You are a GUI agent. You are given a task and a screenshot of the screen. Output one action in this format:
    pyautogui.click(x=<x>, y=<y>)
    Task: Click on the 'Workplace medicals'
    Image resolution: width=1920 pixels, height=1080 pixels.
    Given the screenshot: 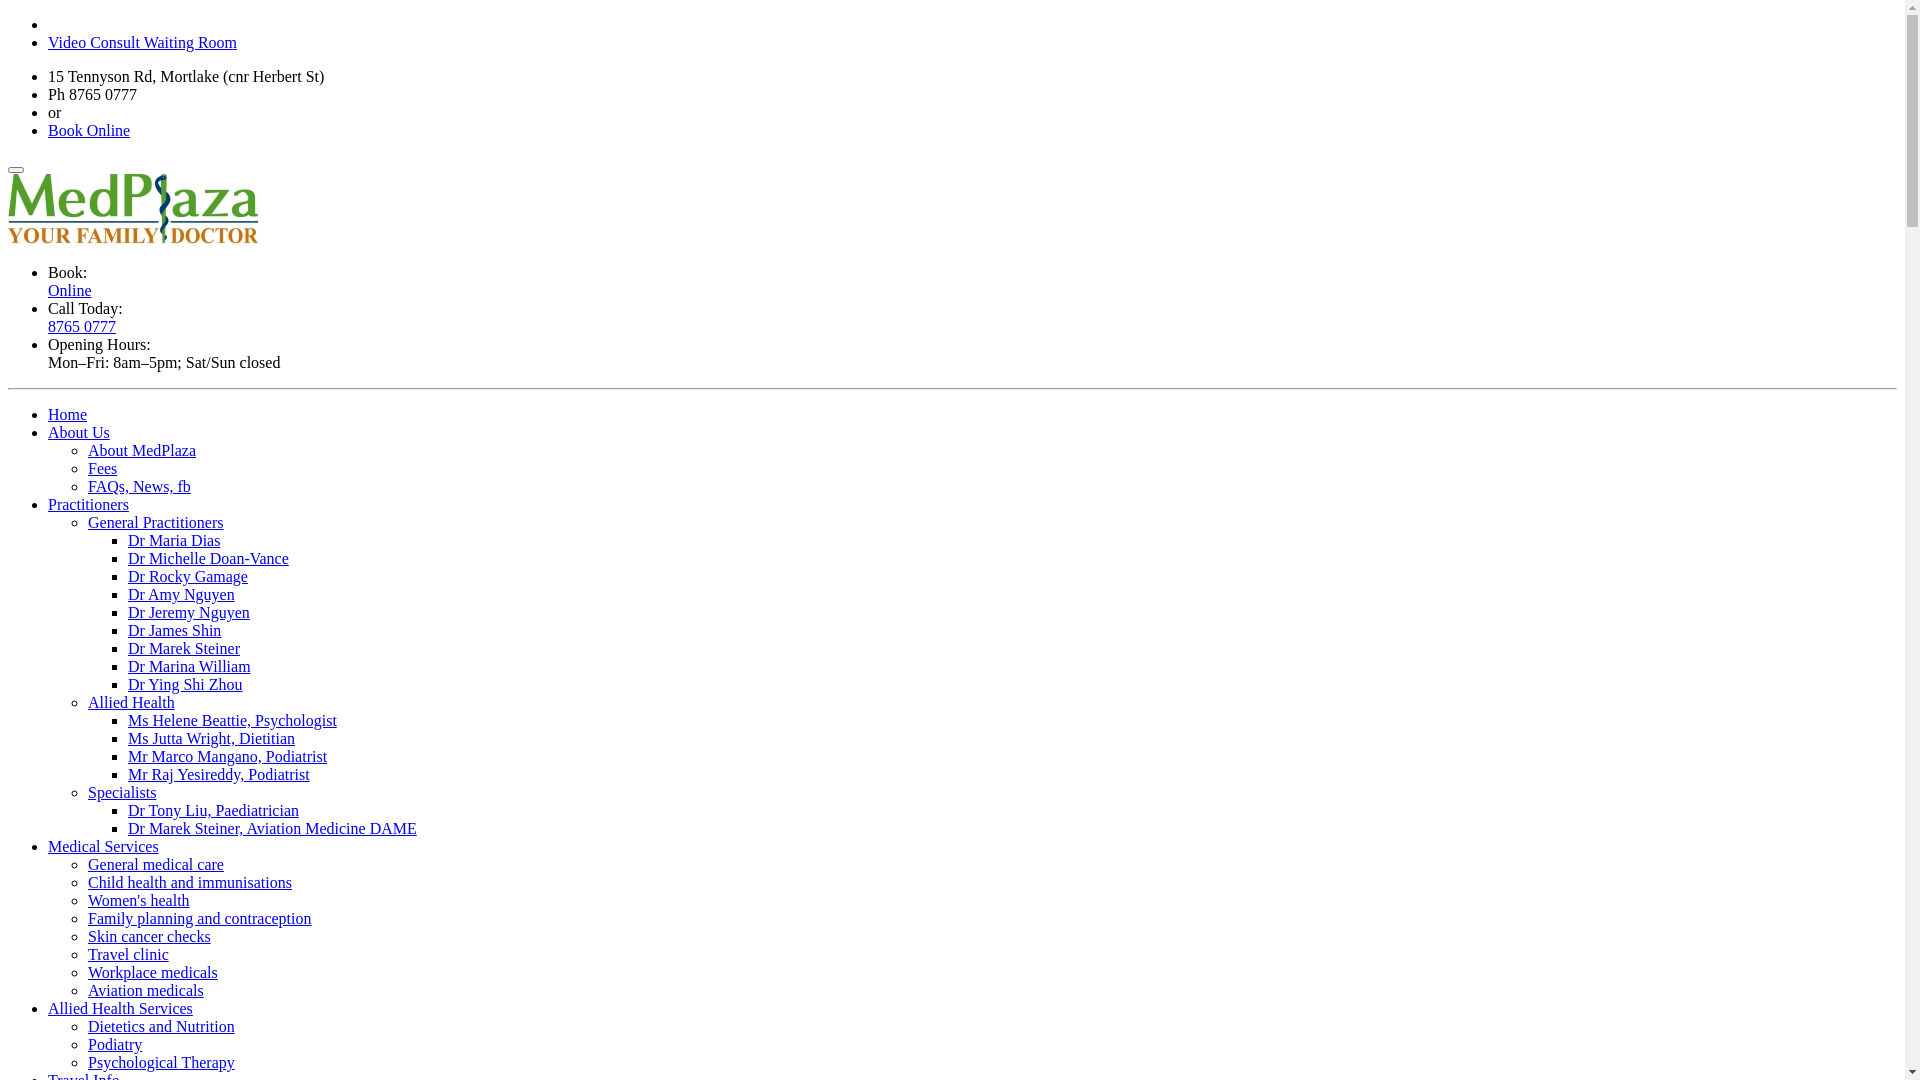 What is the action you would take?
    pyautogui.click(x=152, y=971)
    